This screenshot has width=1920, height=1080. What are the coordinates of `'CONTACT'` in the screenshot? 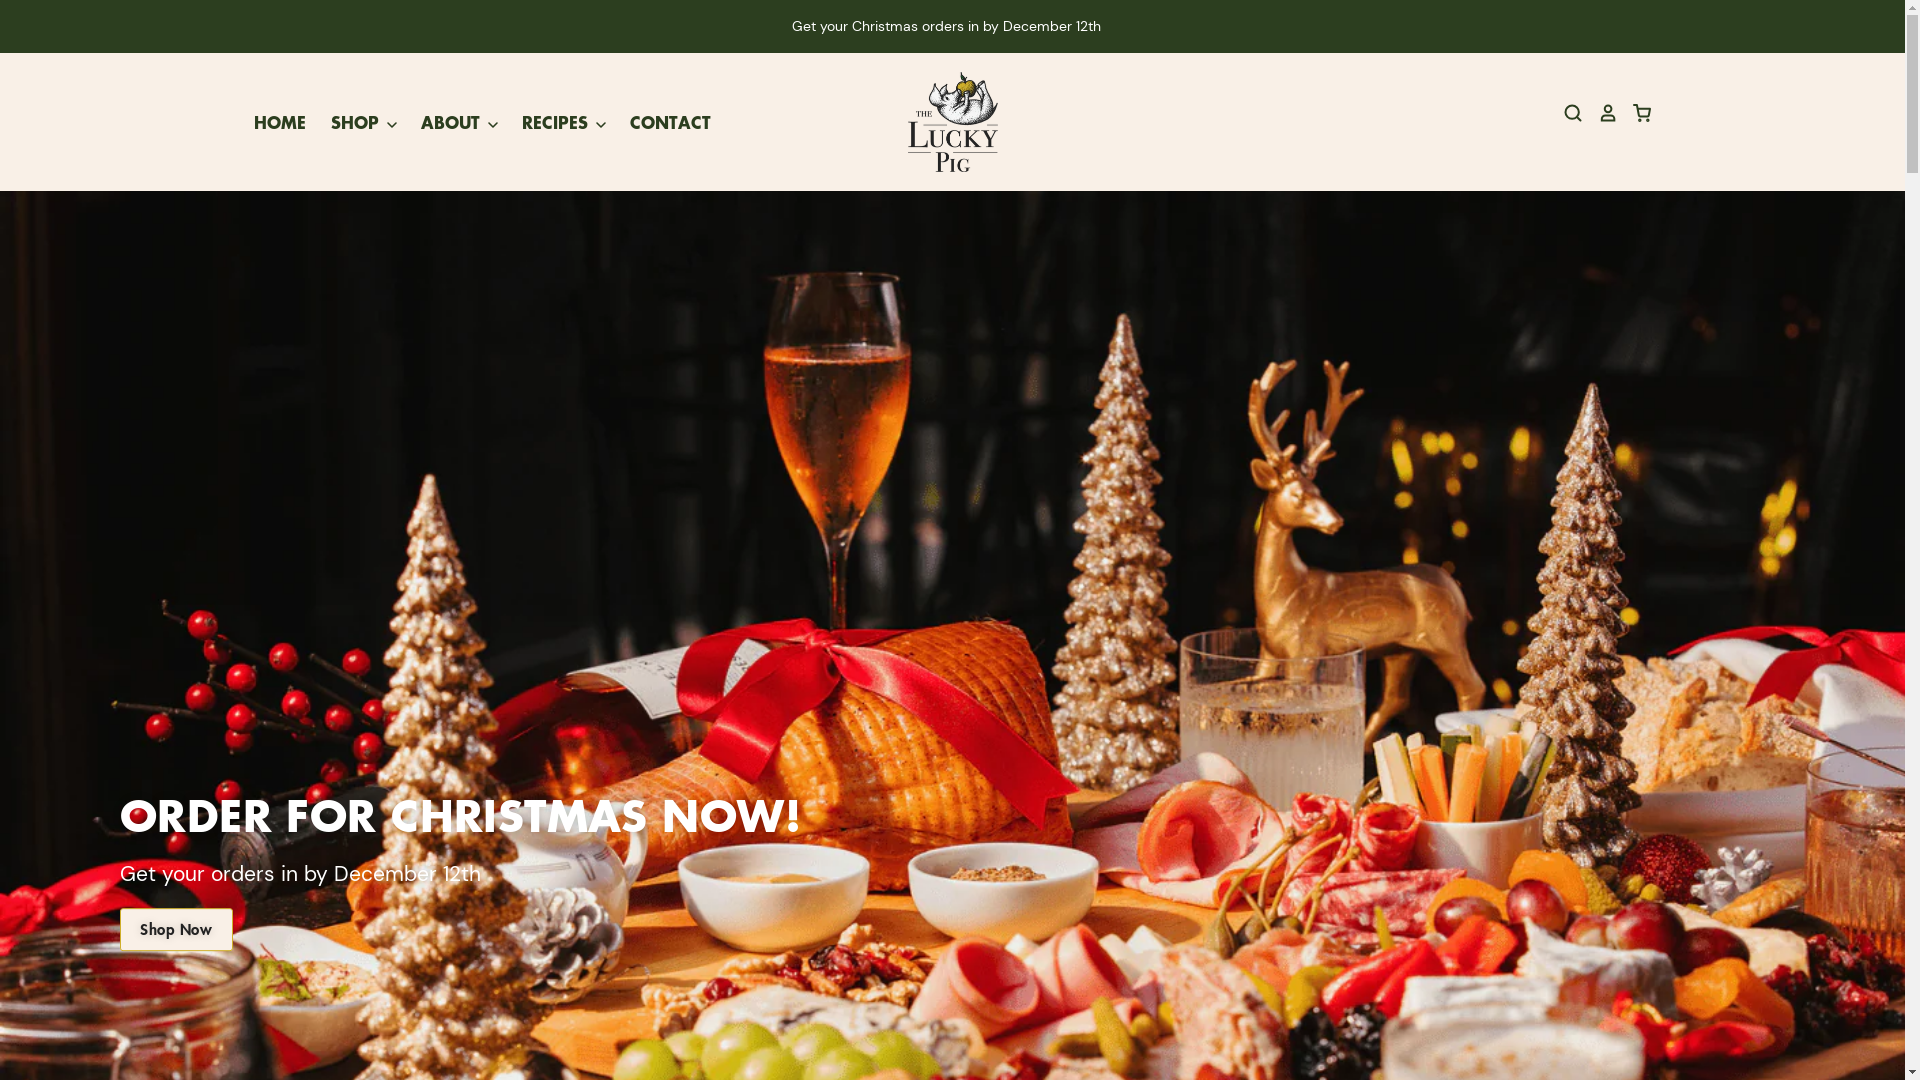 It's located at (603, 122).